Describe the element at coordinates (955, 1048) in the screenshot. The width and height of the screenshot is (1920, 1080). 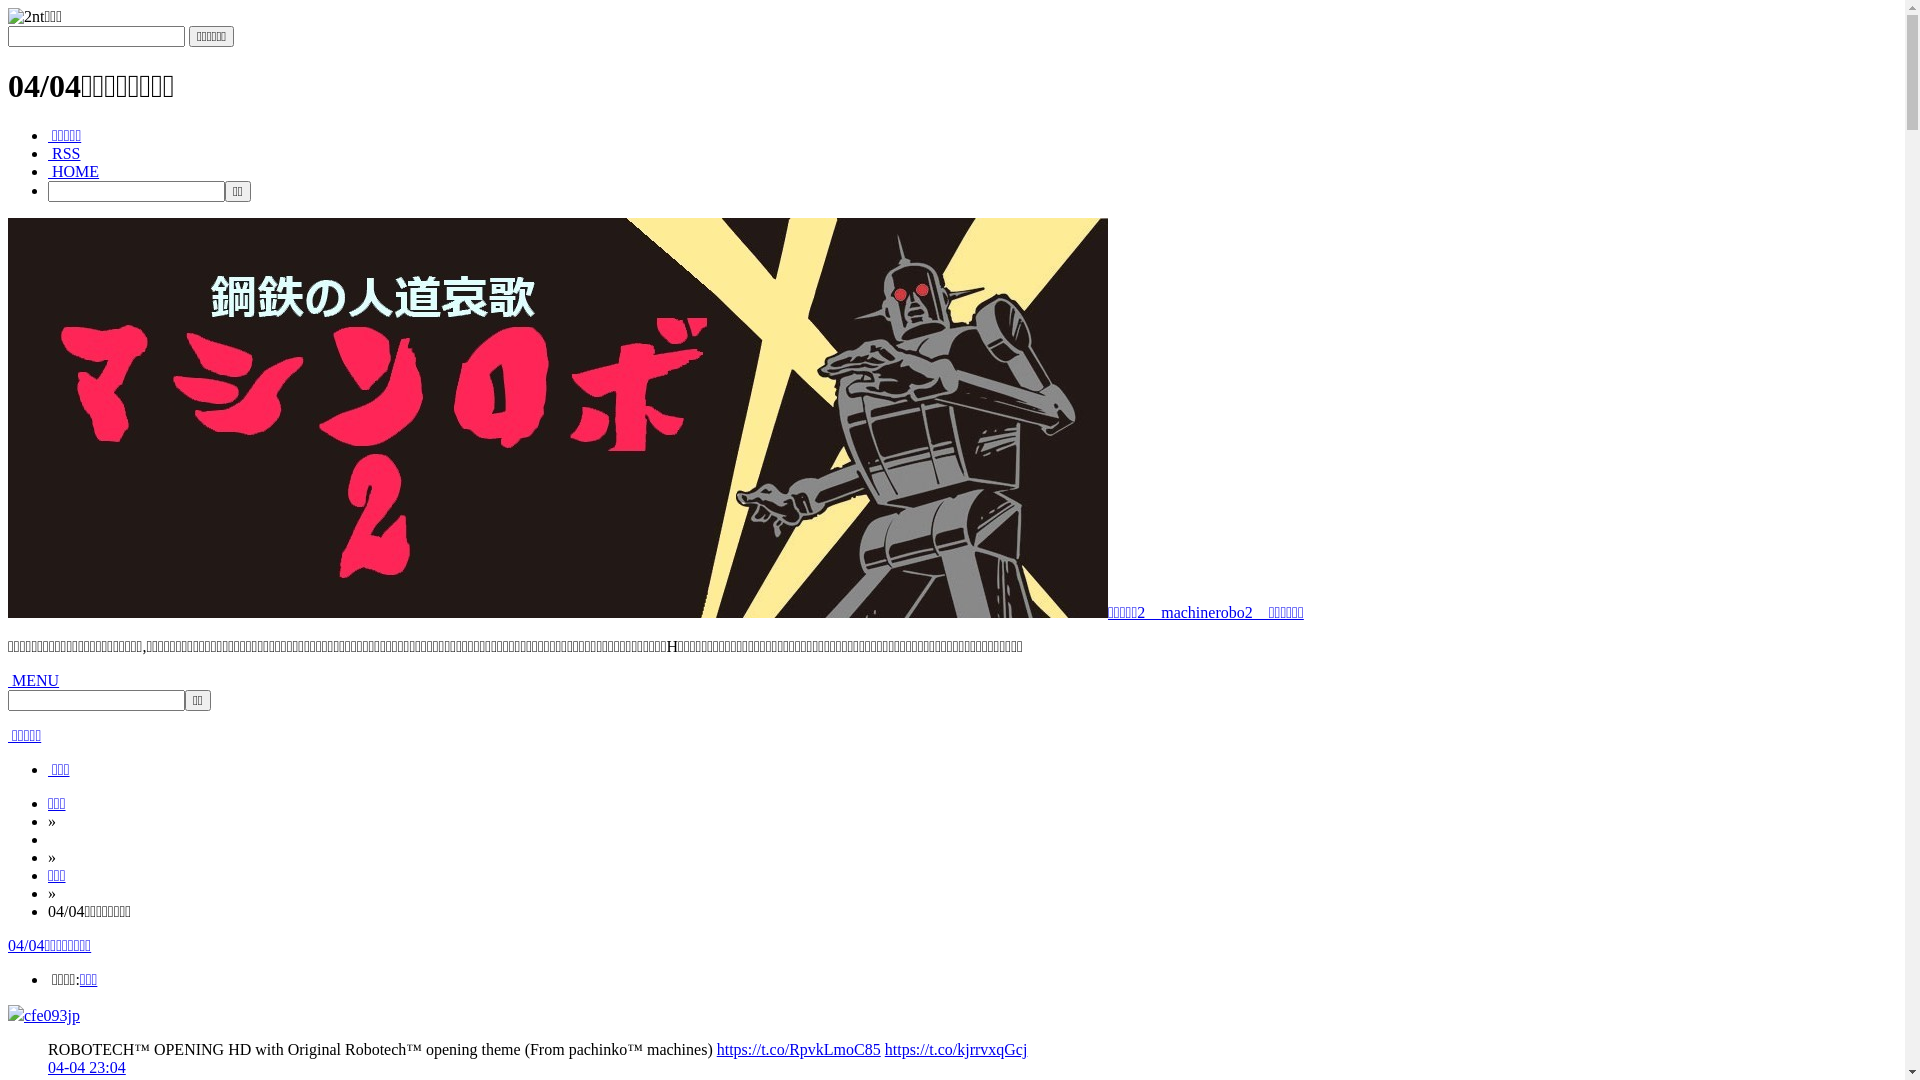
I see `'https://t.co/kjrrvxqGcj'` at that location.